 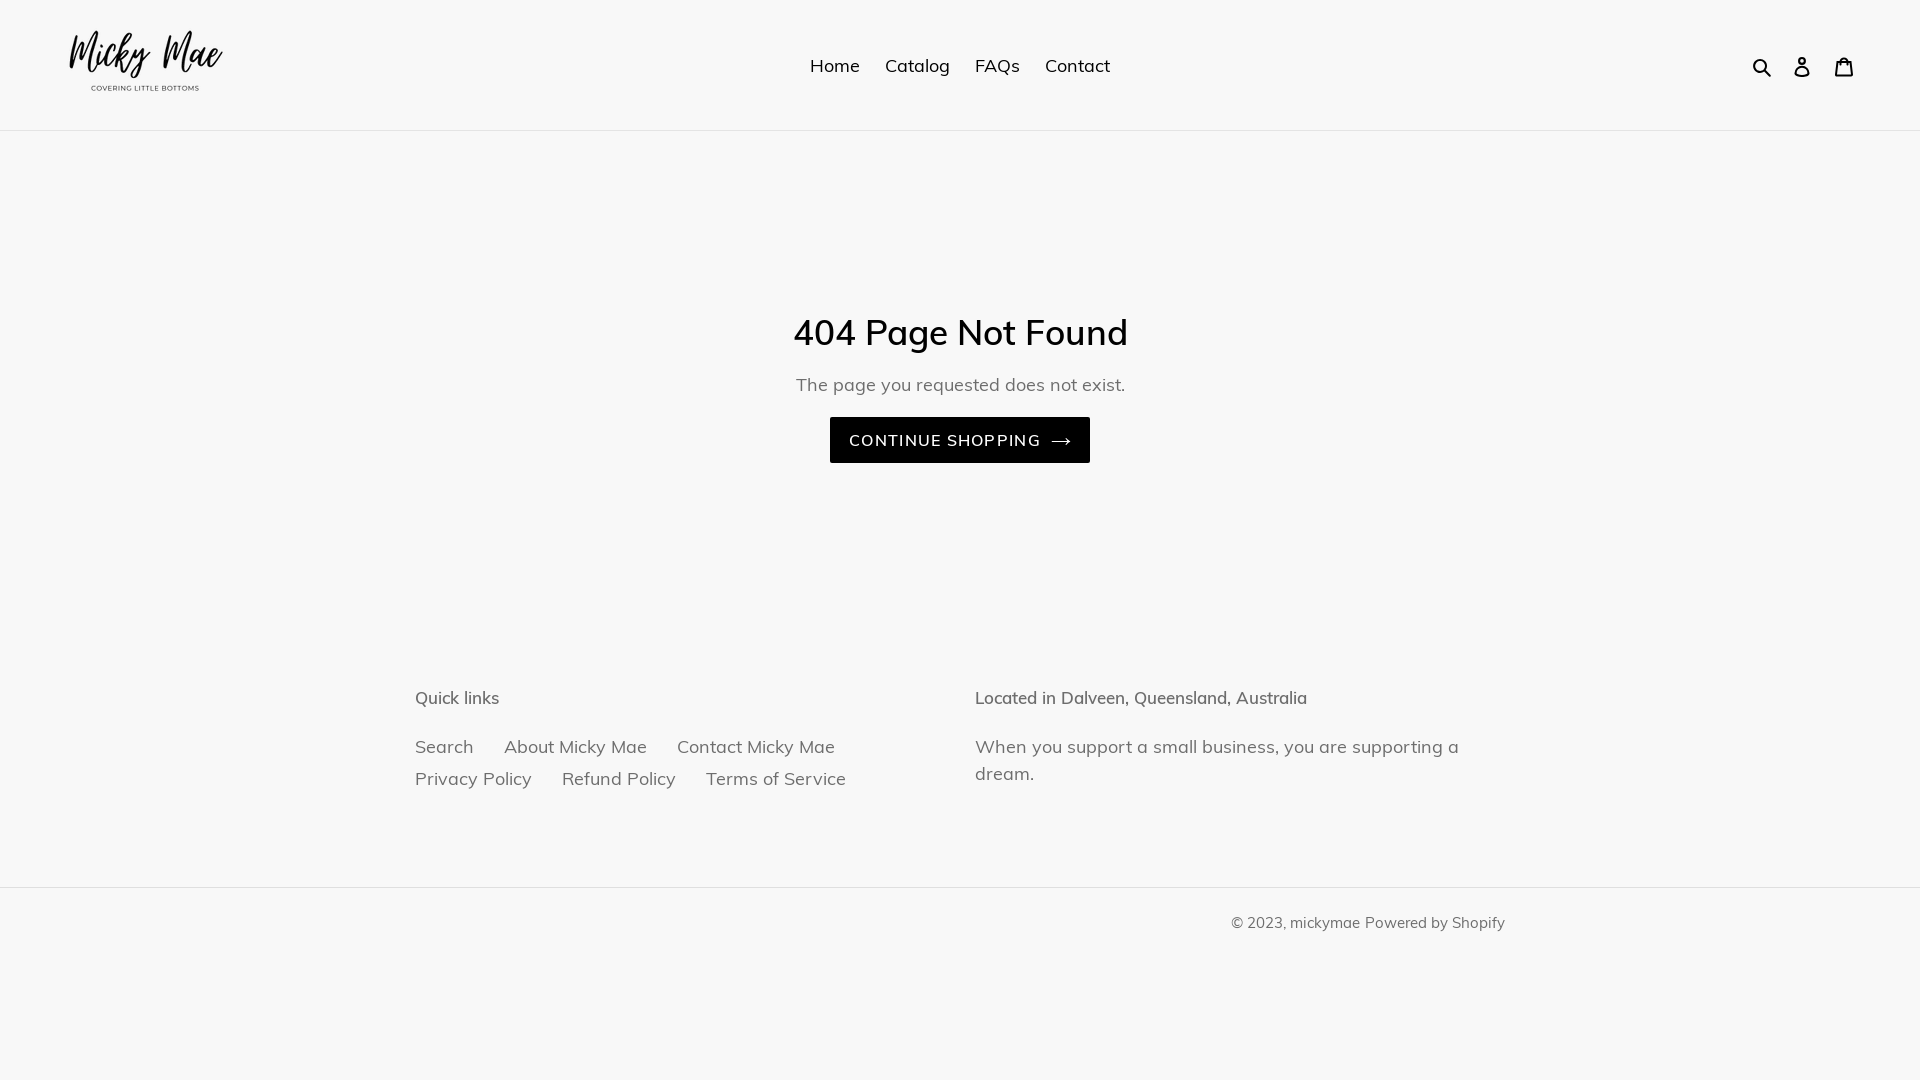 What do you see at coordinates (960, 438) in the screenshot?
I see `'CONTINUE SHOPPING'` at bounding box center [960, 438].